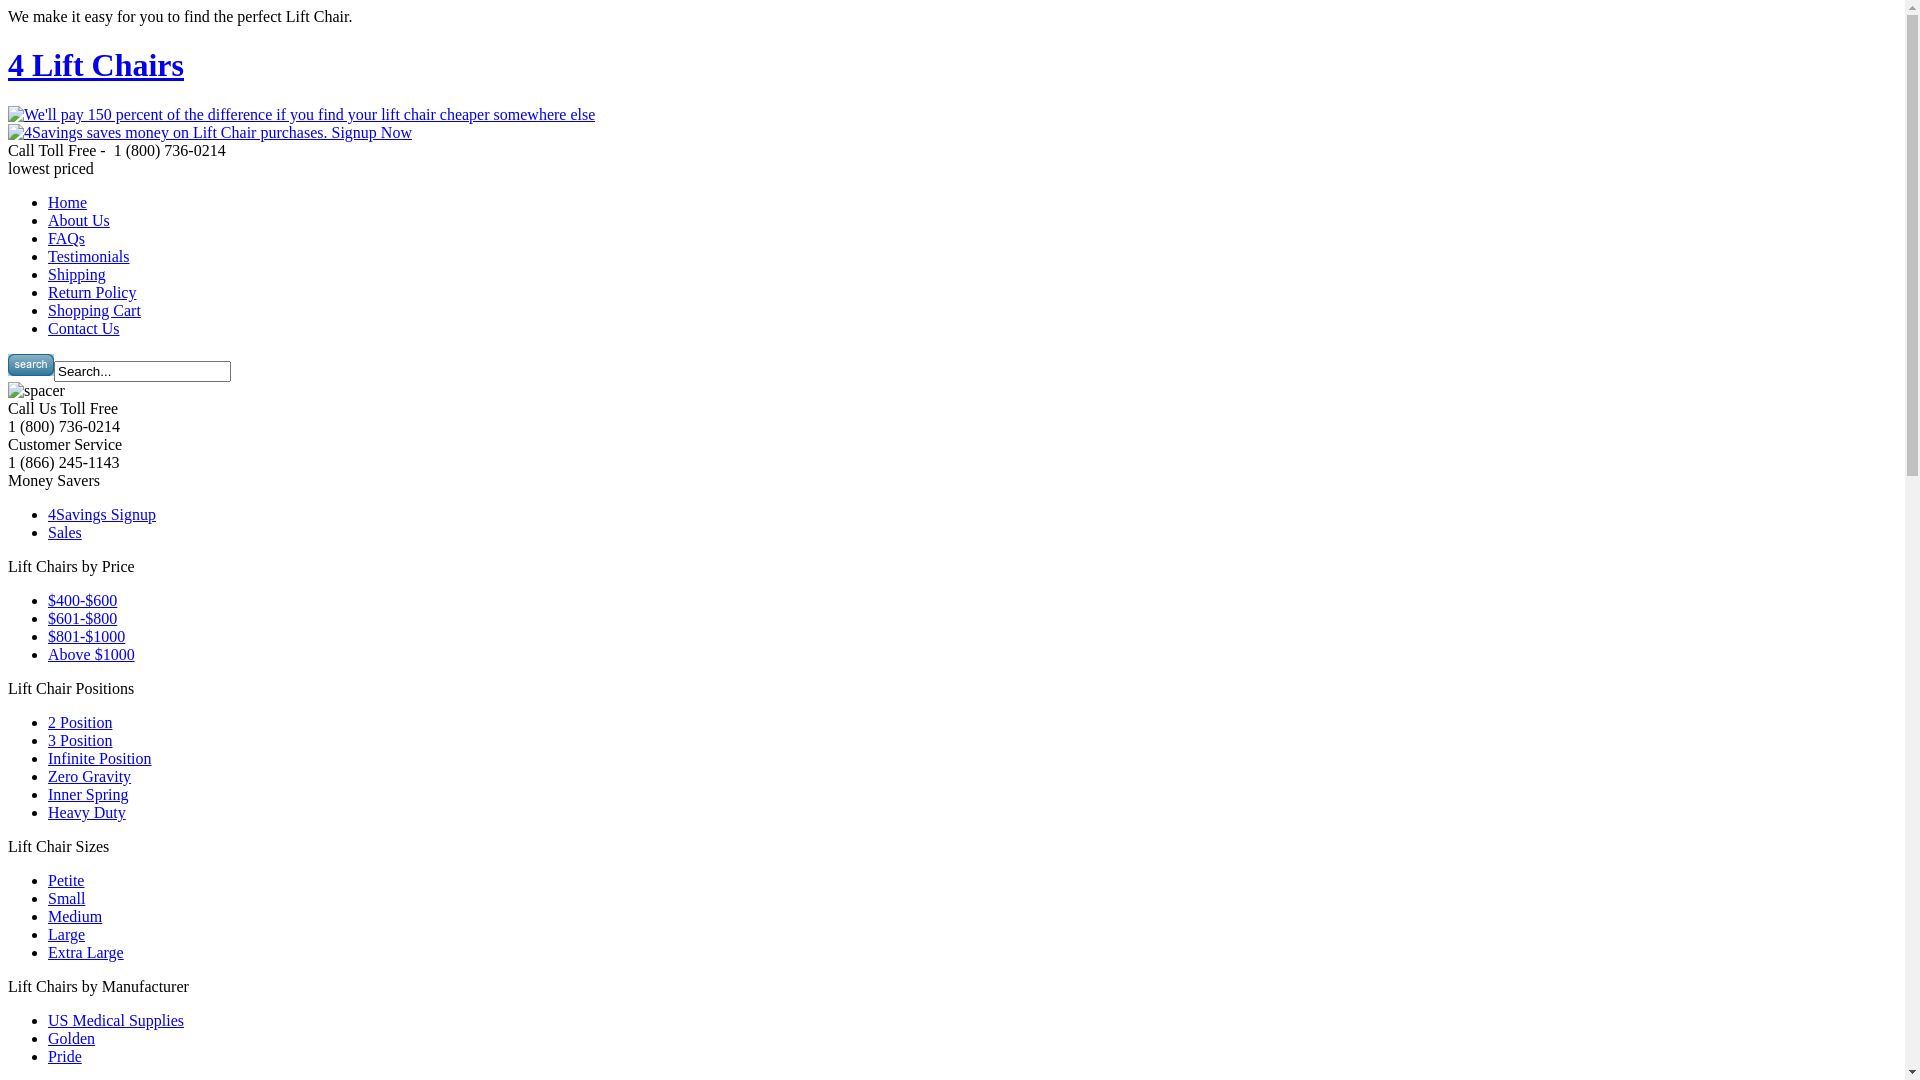  Describe the element at coordinates (99, 758) in the screenshot. I see `'Infinite Position'` at that location.